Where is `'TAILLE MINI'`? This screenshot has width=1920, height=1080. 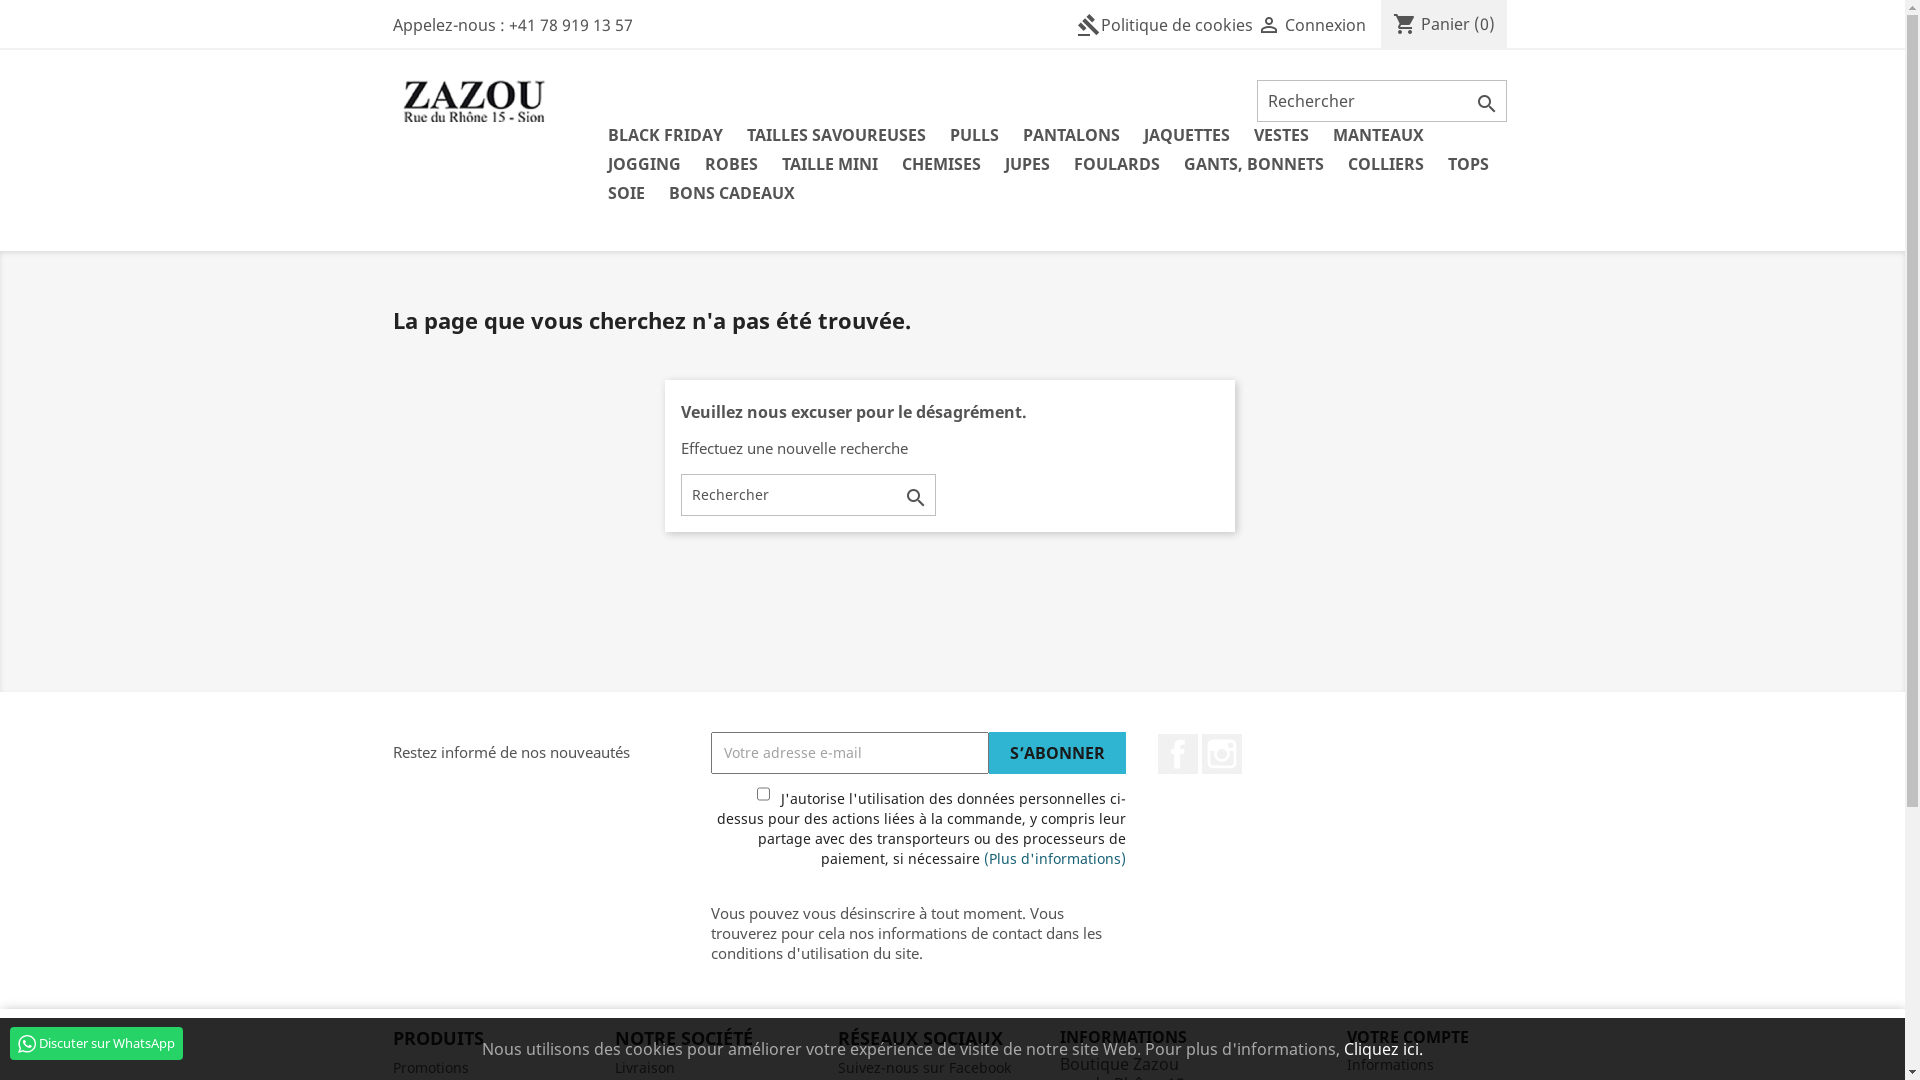
'TAILLE MINI' is located at coordinates (830, 164).